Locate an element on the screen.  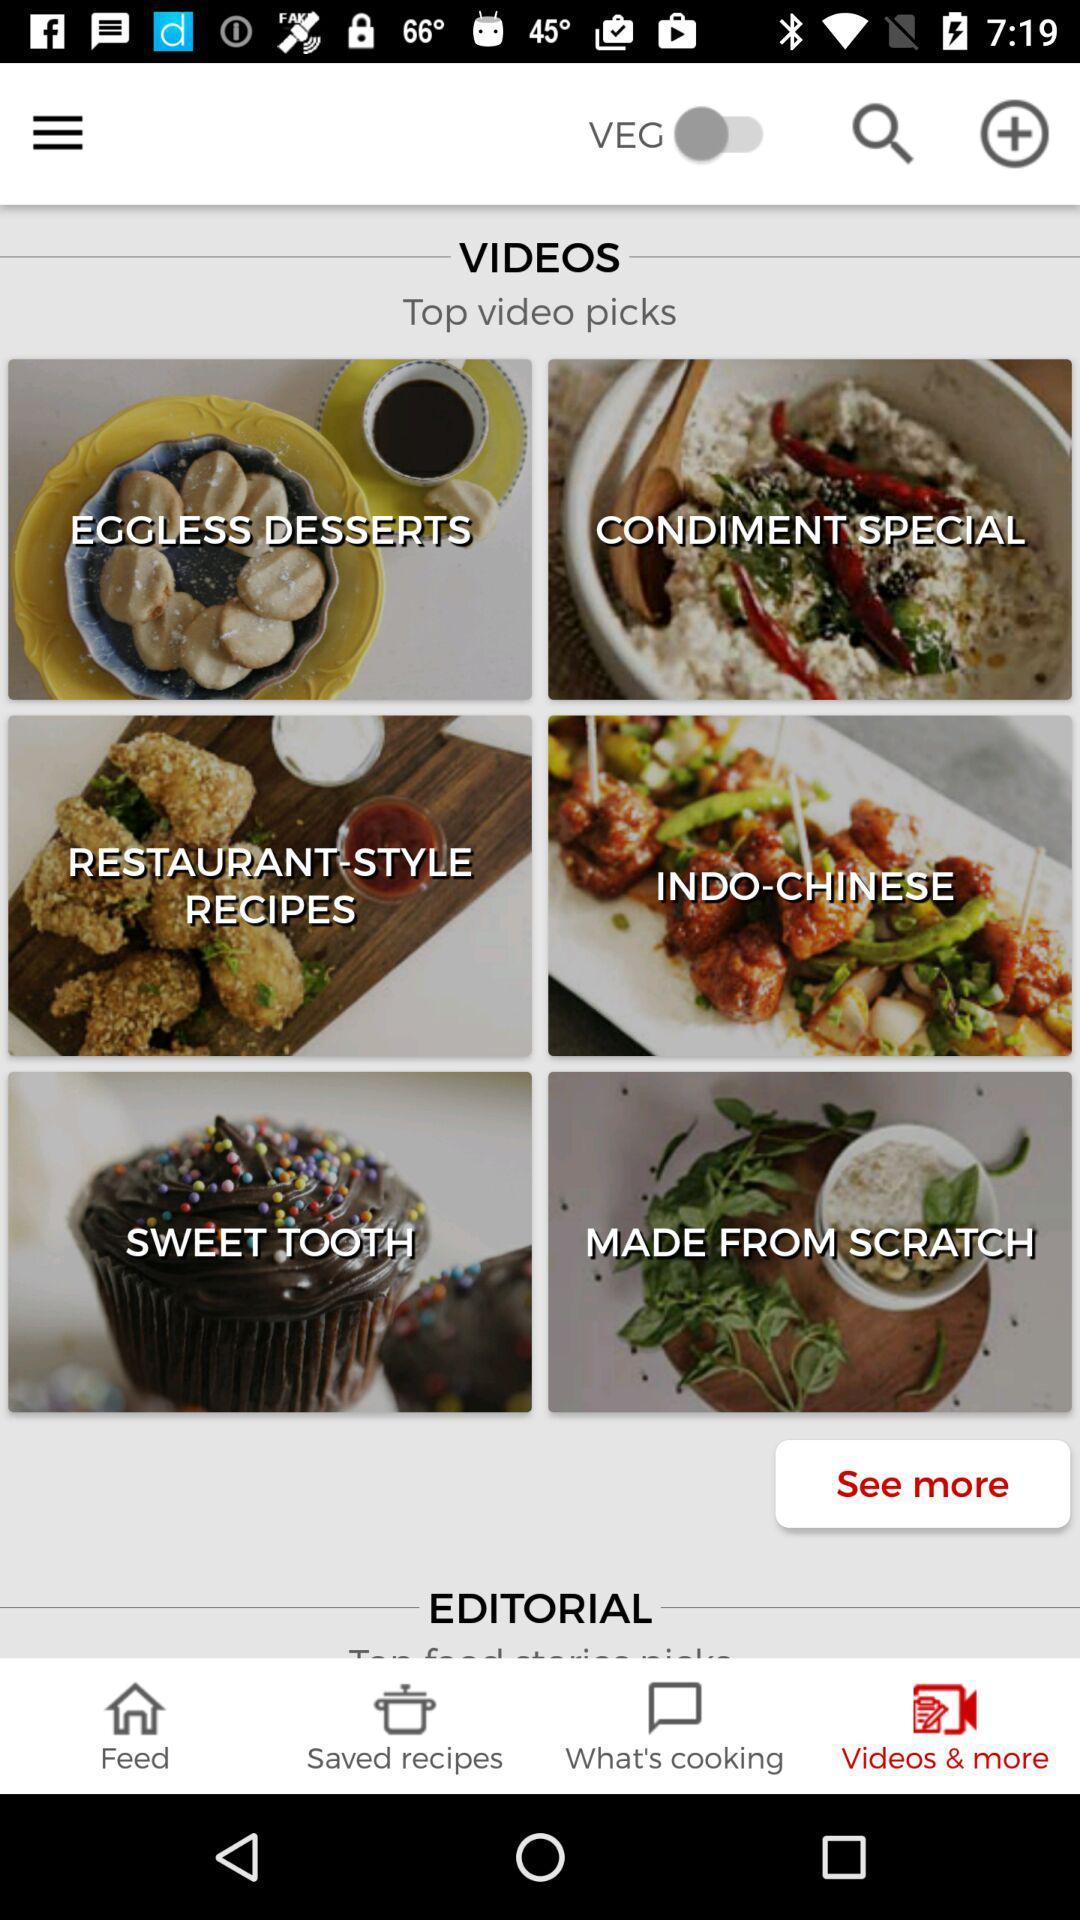
see more item is located at coordinates (922, 1483).